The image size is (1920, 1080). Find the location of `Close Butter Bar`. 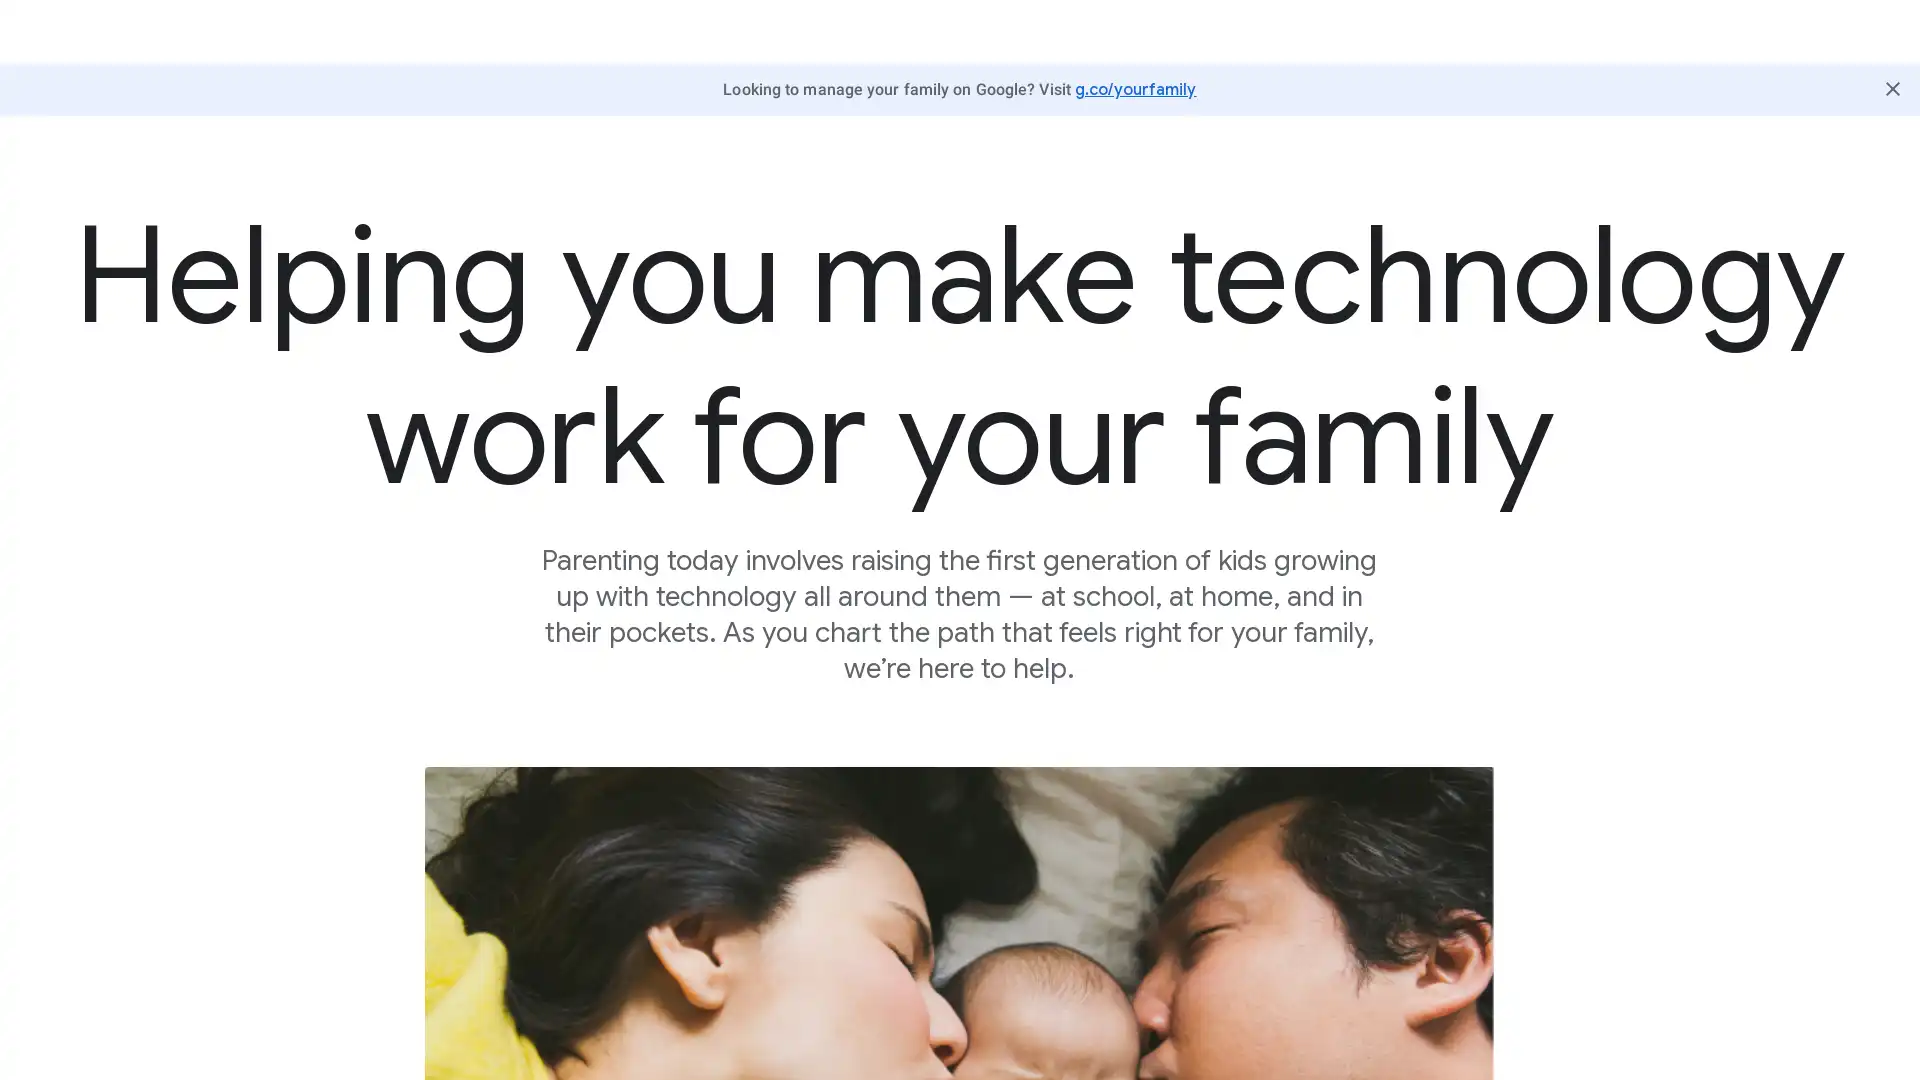

Close Butter Bar is located at coordinates (1891, 87).